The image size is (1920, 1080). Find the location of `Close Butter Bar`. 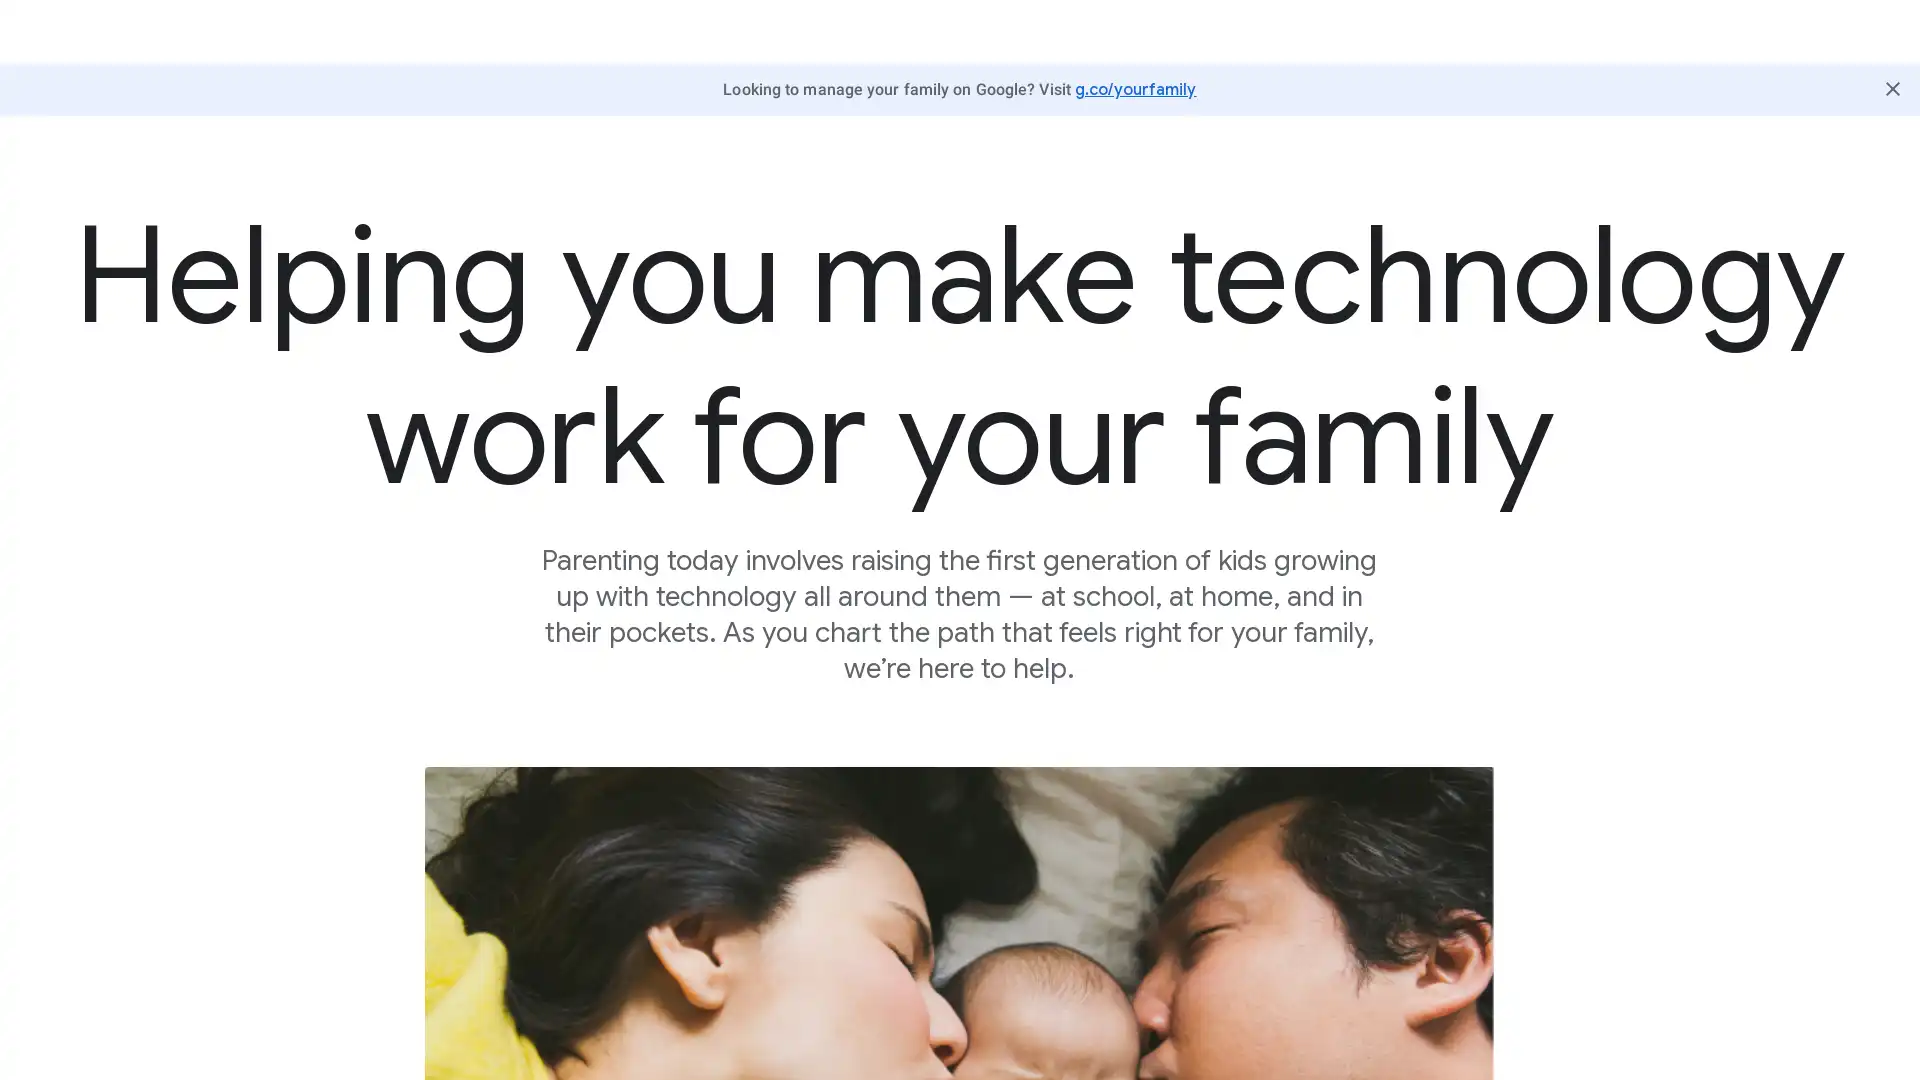

Close Butter Bar is located at coordinates (1891, 87).